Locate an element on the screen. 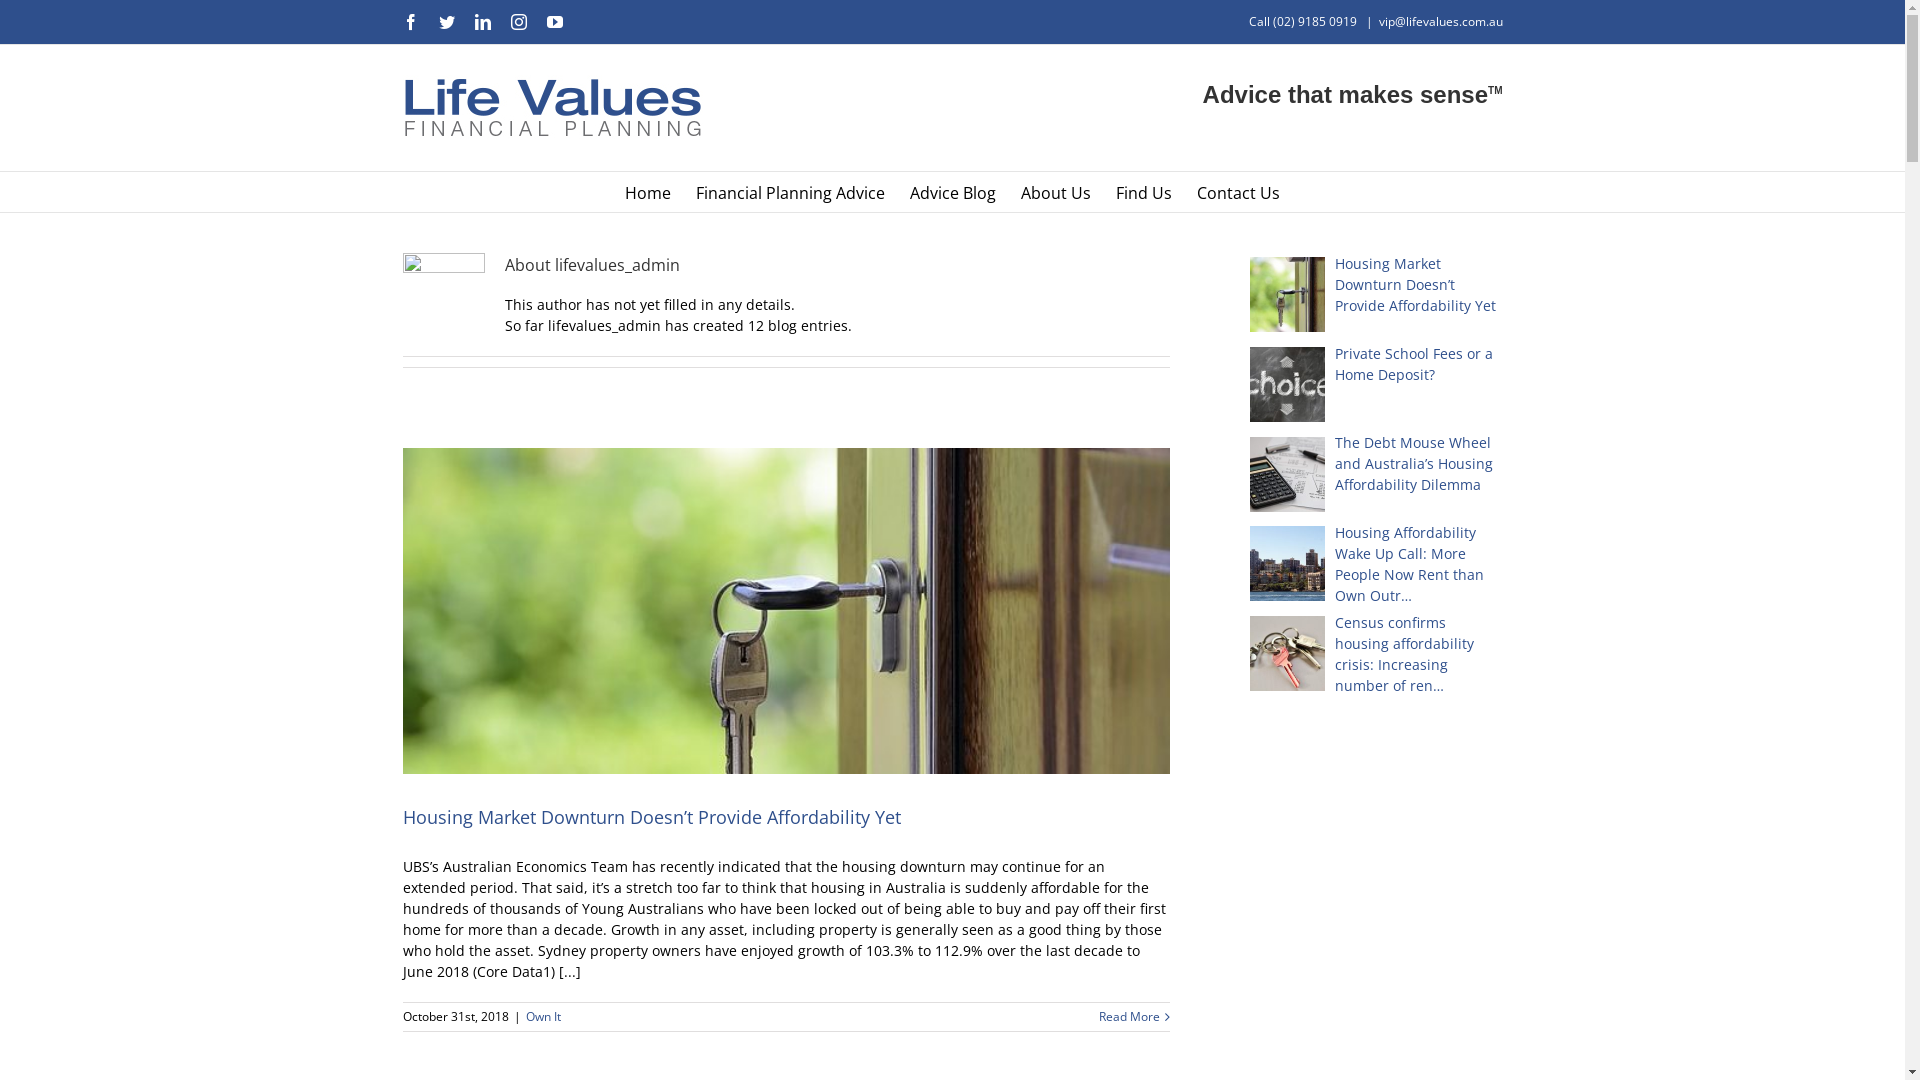 The image size is (1920, 1080). 'Read More' is located at coordinates (1128, 1017).